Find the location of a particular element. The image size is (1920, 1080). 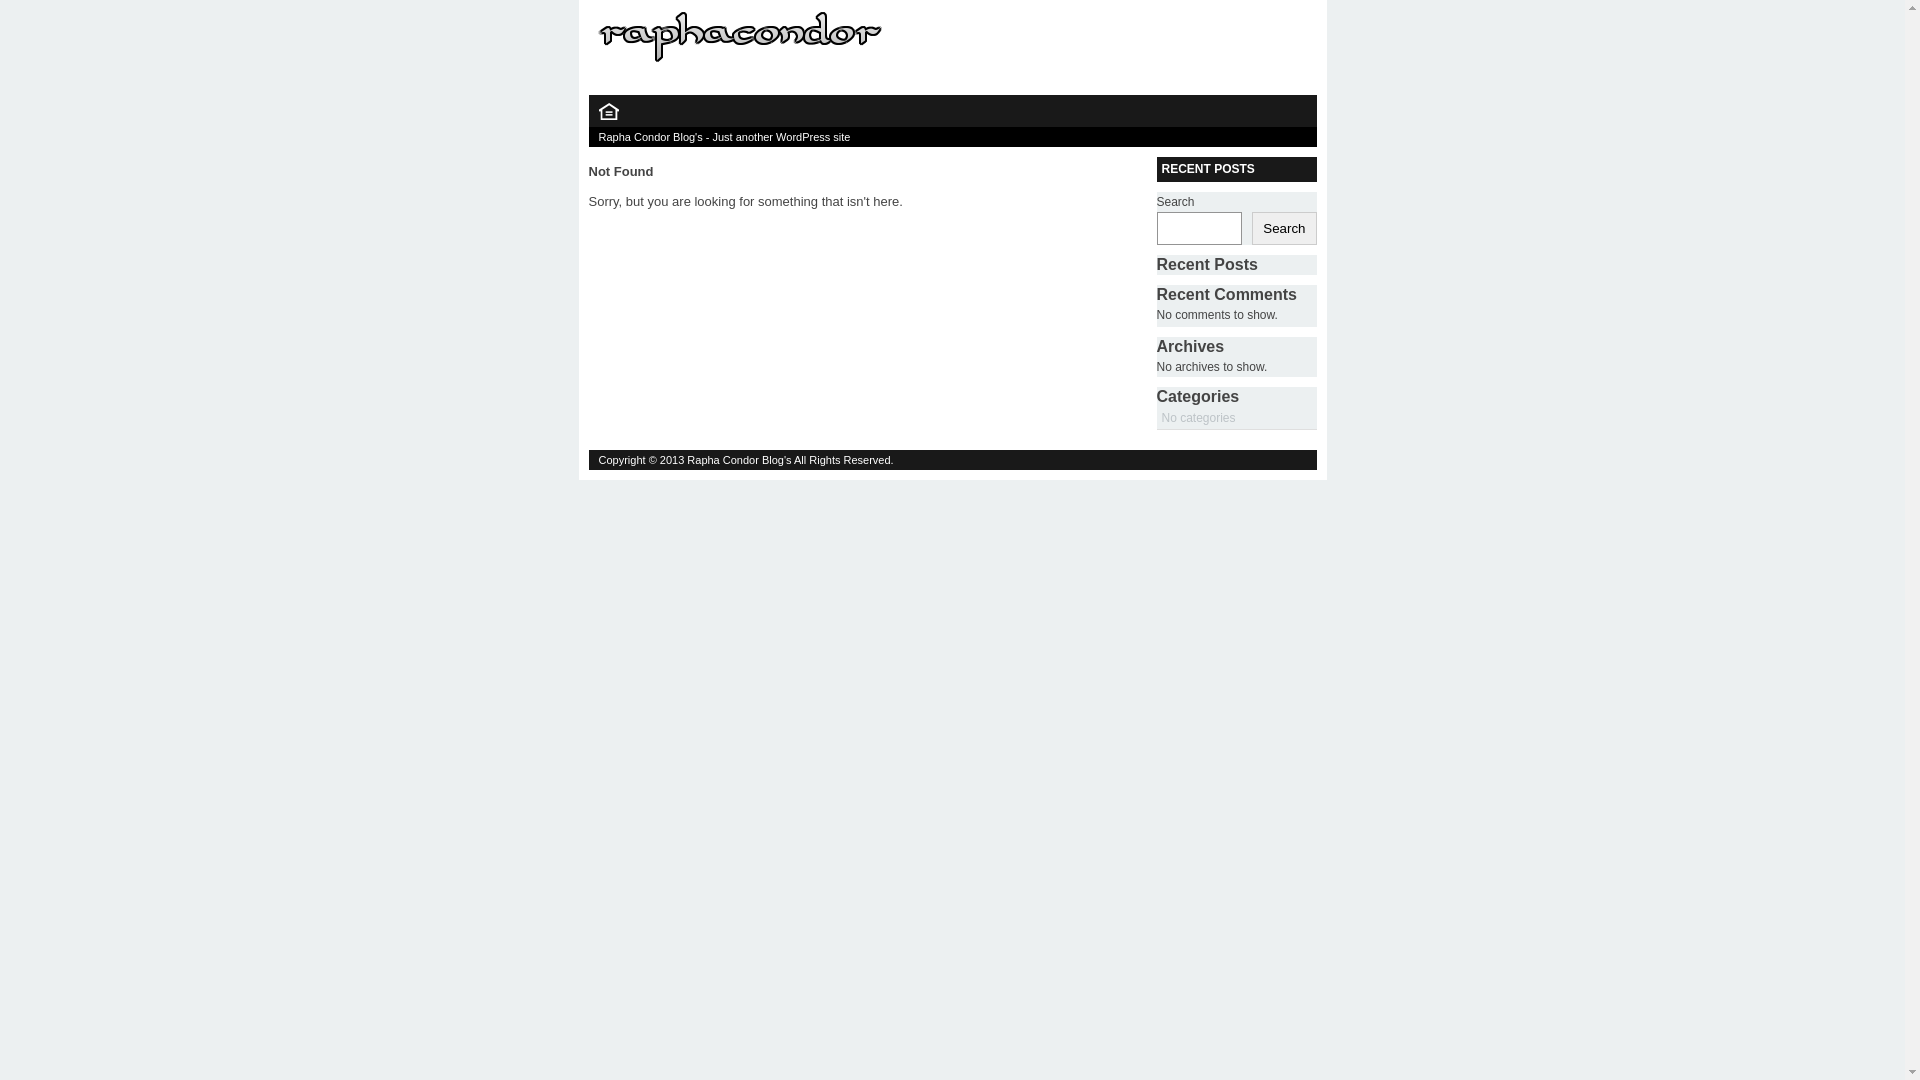

'Search' is located at coordinates (1283, 227).